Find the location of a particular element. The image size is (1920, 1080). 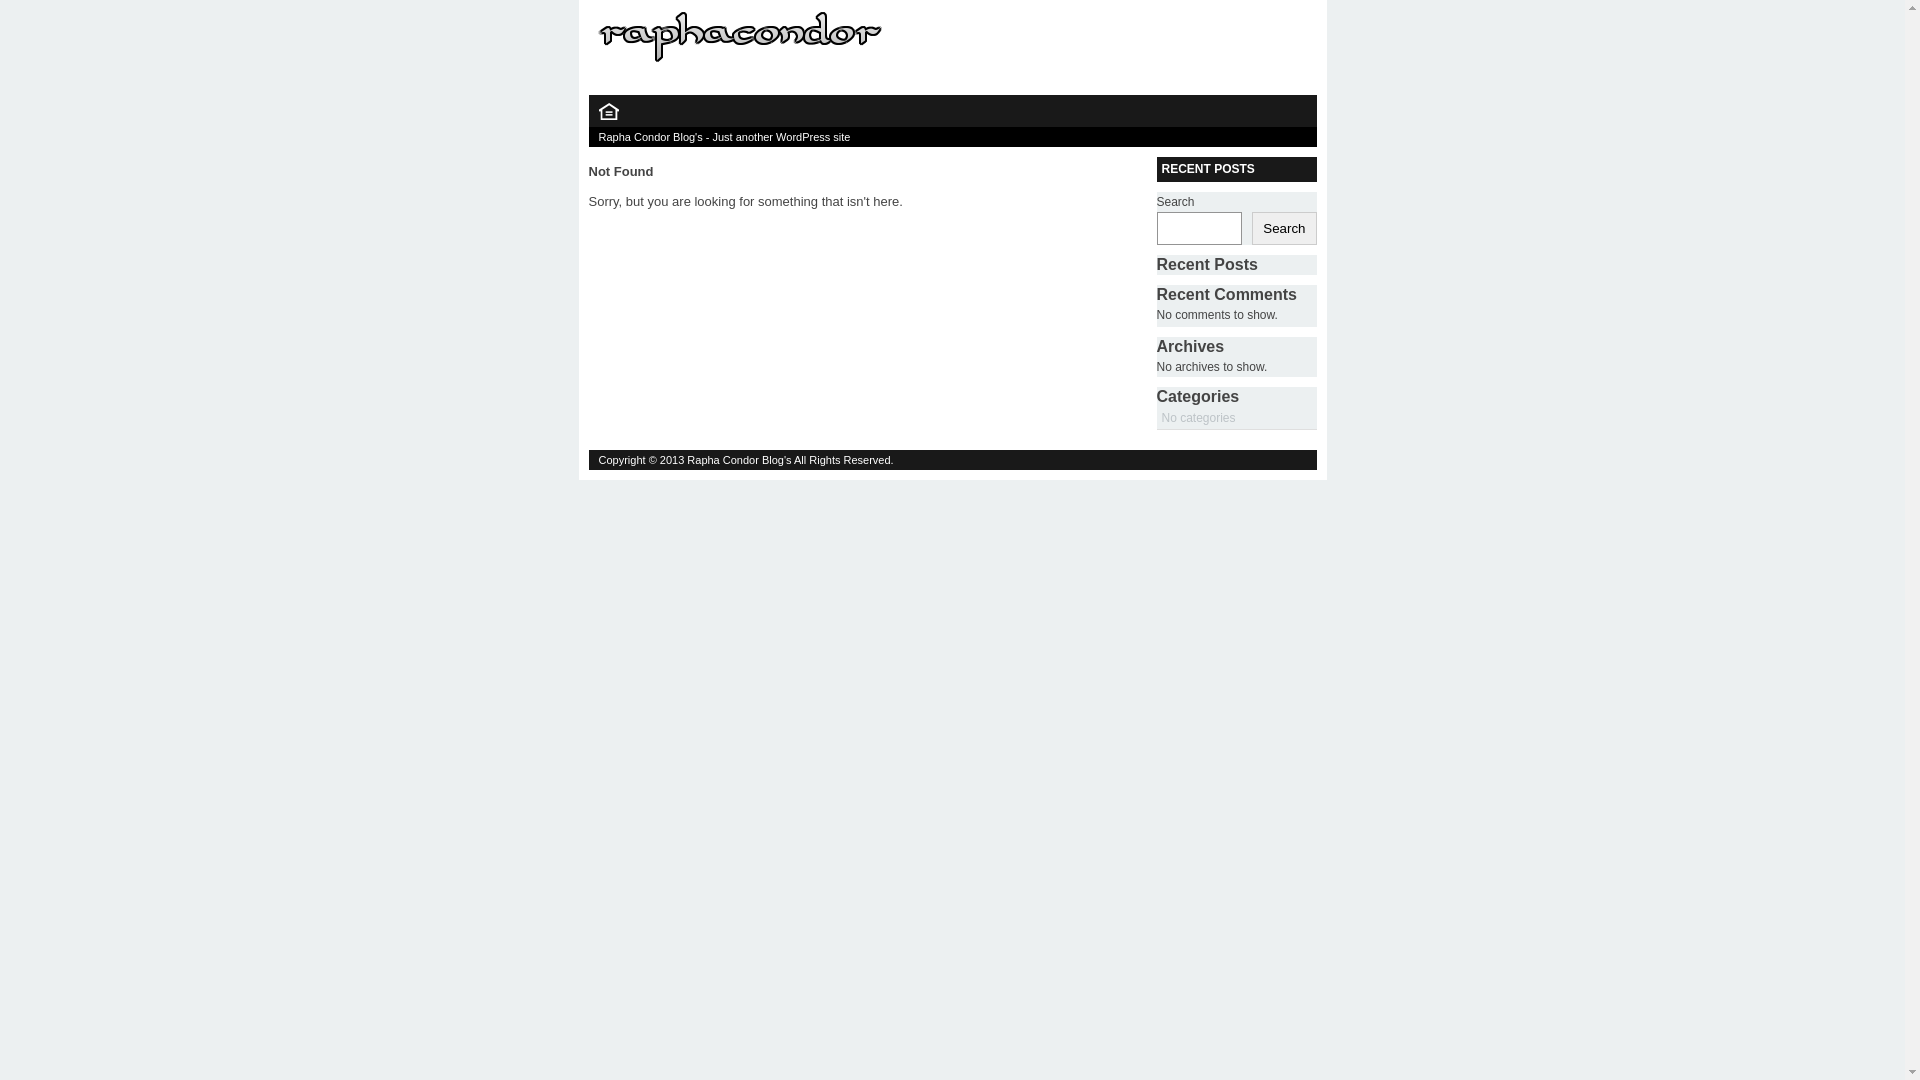

'Search' is located at coordinates (1283, 227).